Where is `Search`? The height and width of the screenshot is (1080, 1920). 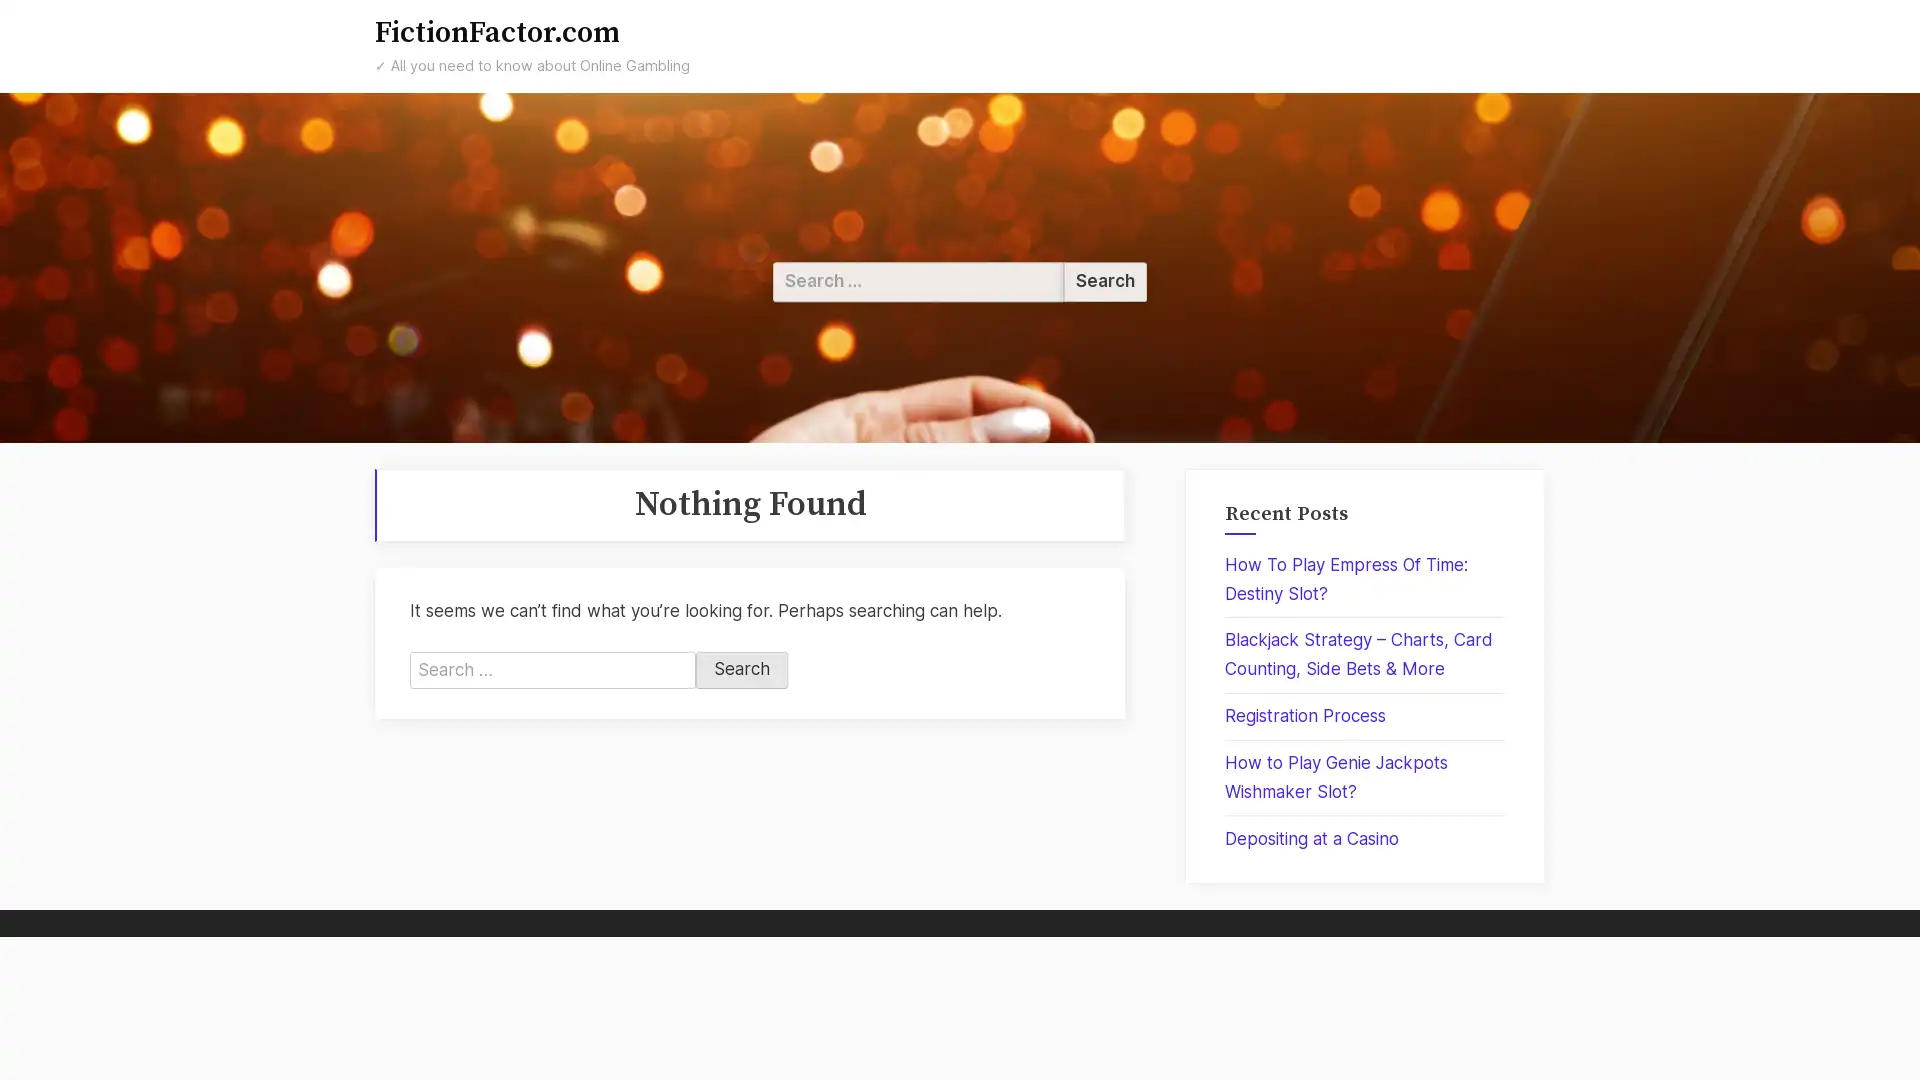
Search is located at coordinates (741, 670).